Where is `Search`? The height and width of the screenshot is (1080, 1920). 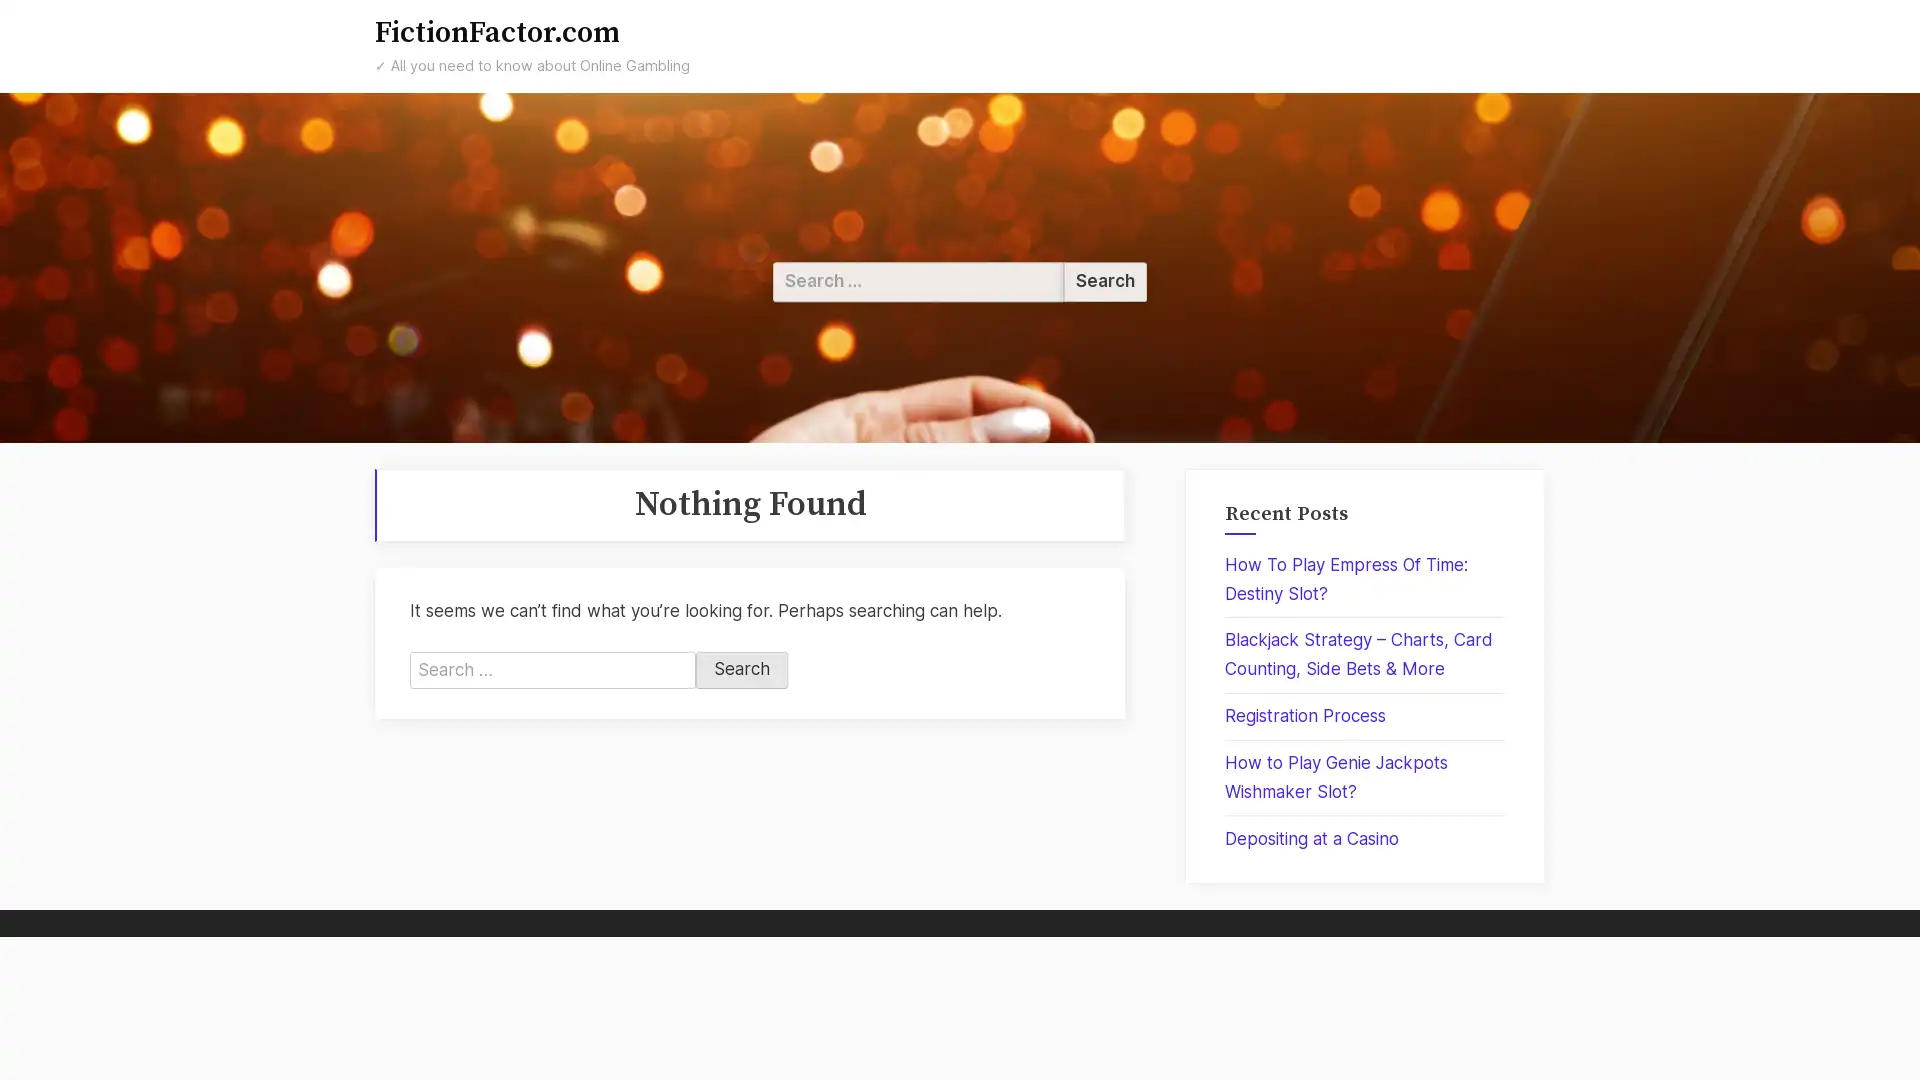
Search is located at coordinates (741, 670).